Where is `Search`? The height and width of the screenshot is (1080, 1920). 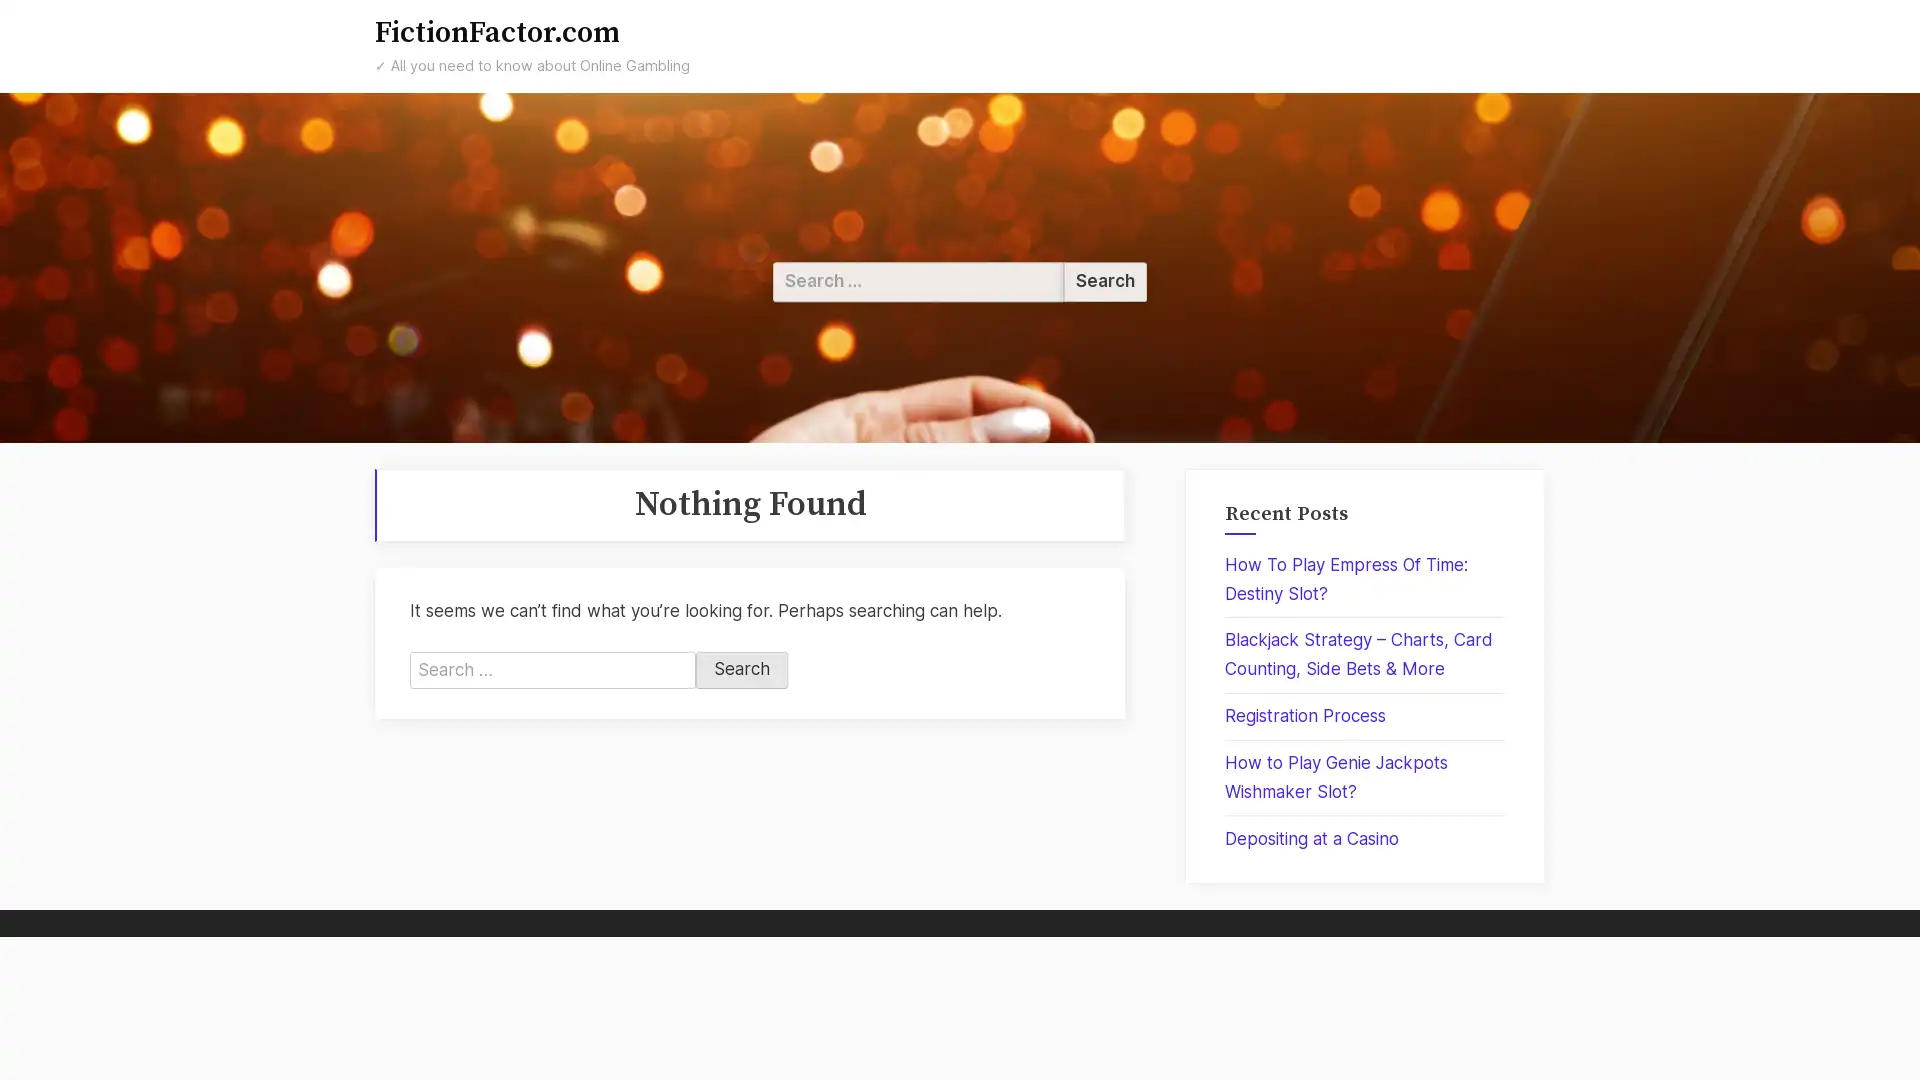
Search is located at coordinates (741, 670).